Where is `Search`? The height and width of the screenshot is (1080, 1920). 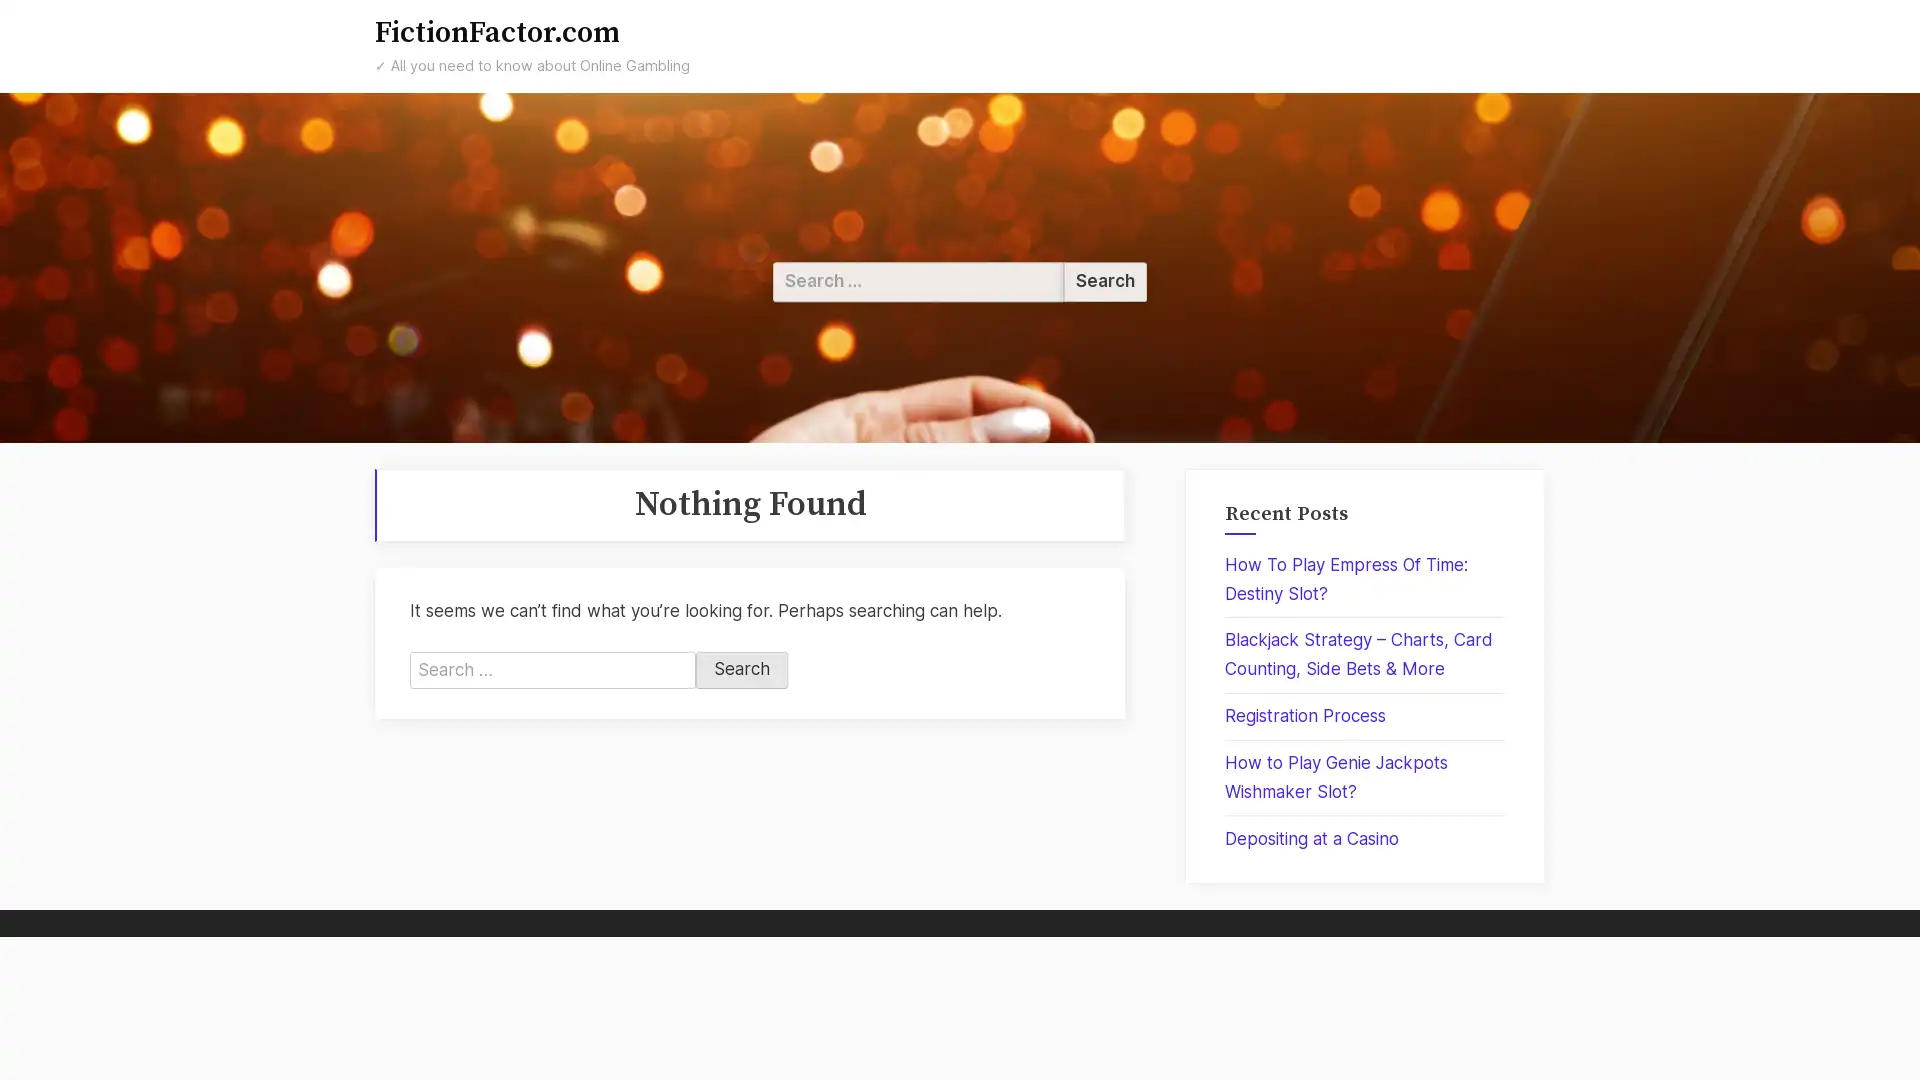
Search is located at coordinates (741, 670).